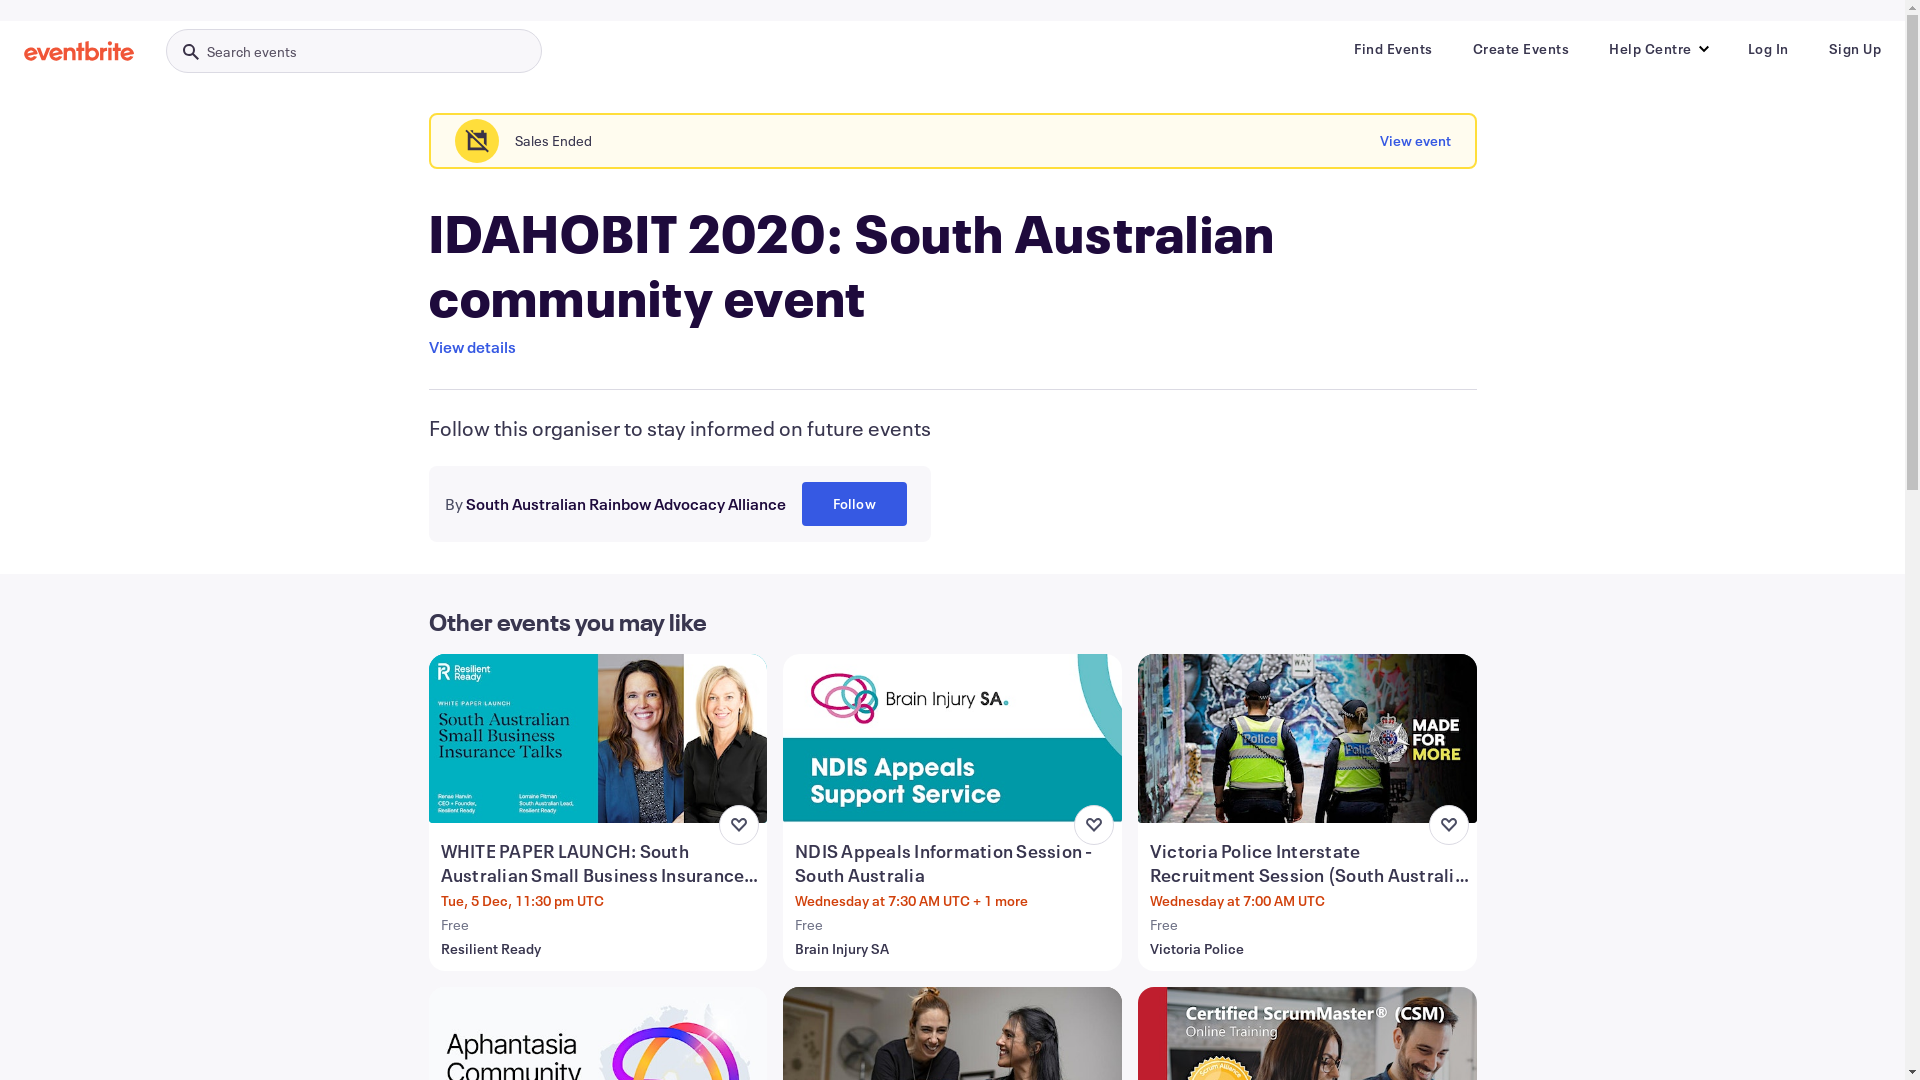 Image resolution: width=1920 pixels, height=1080 pixels. Describe the element at coordinates (24, 49) in the screenshot. I see `'Eventbrite'` at that location.